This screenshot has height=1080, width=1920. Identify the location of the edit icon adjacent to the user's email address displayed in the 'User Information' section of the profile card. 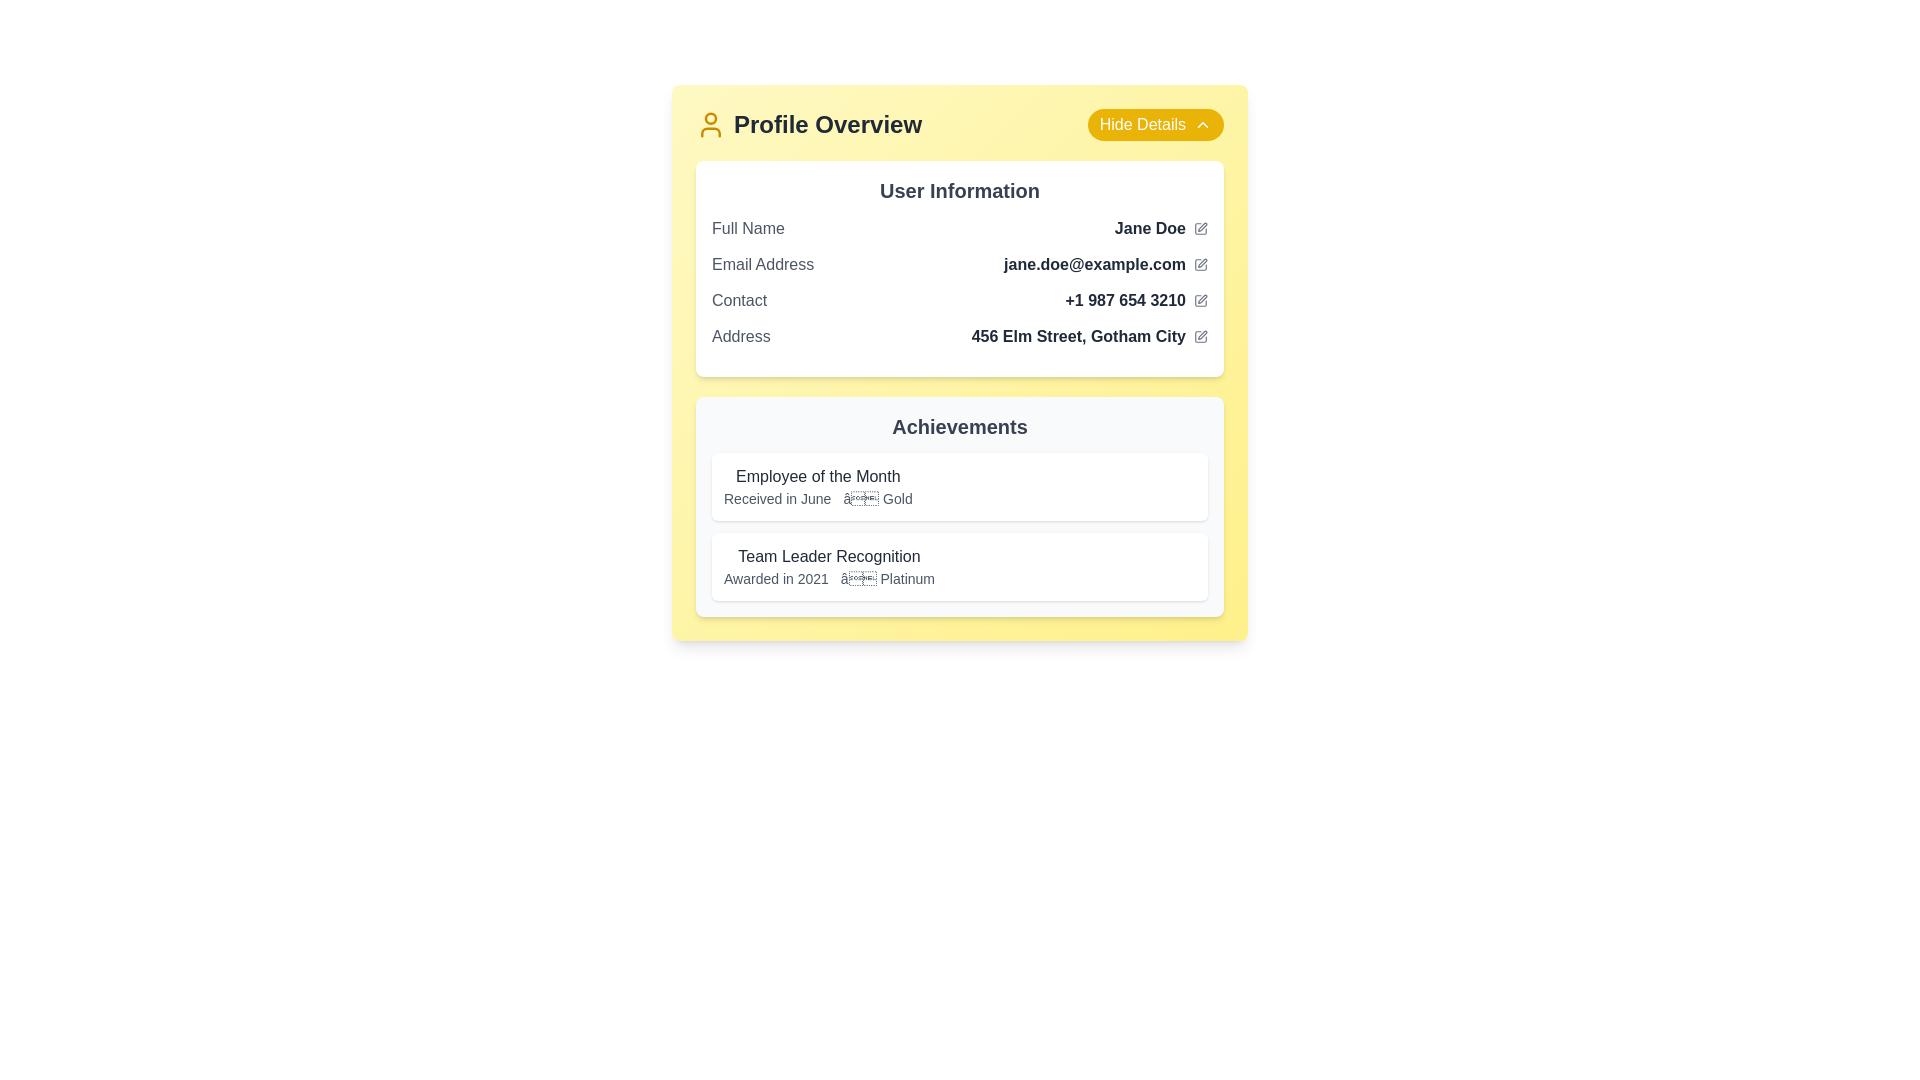
(1105, 264).